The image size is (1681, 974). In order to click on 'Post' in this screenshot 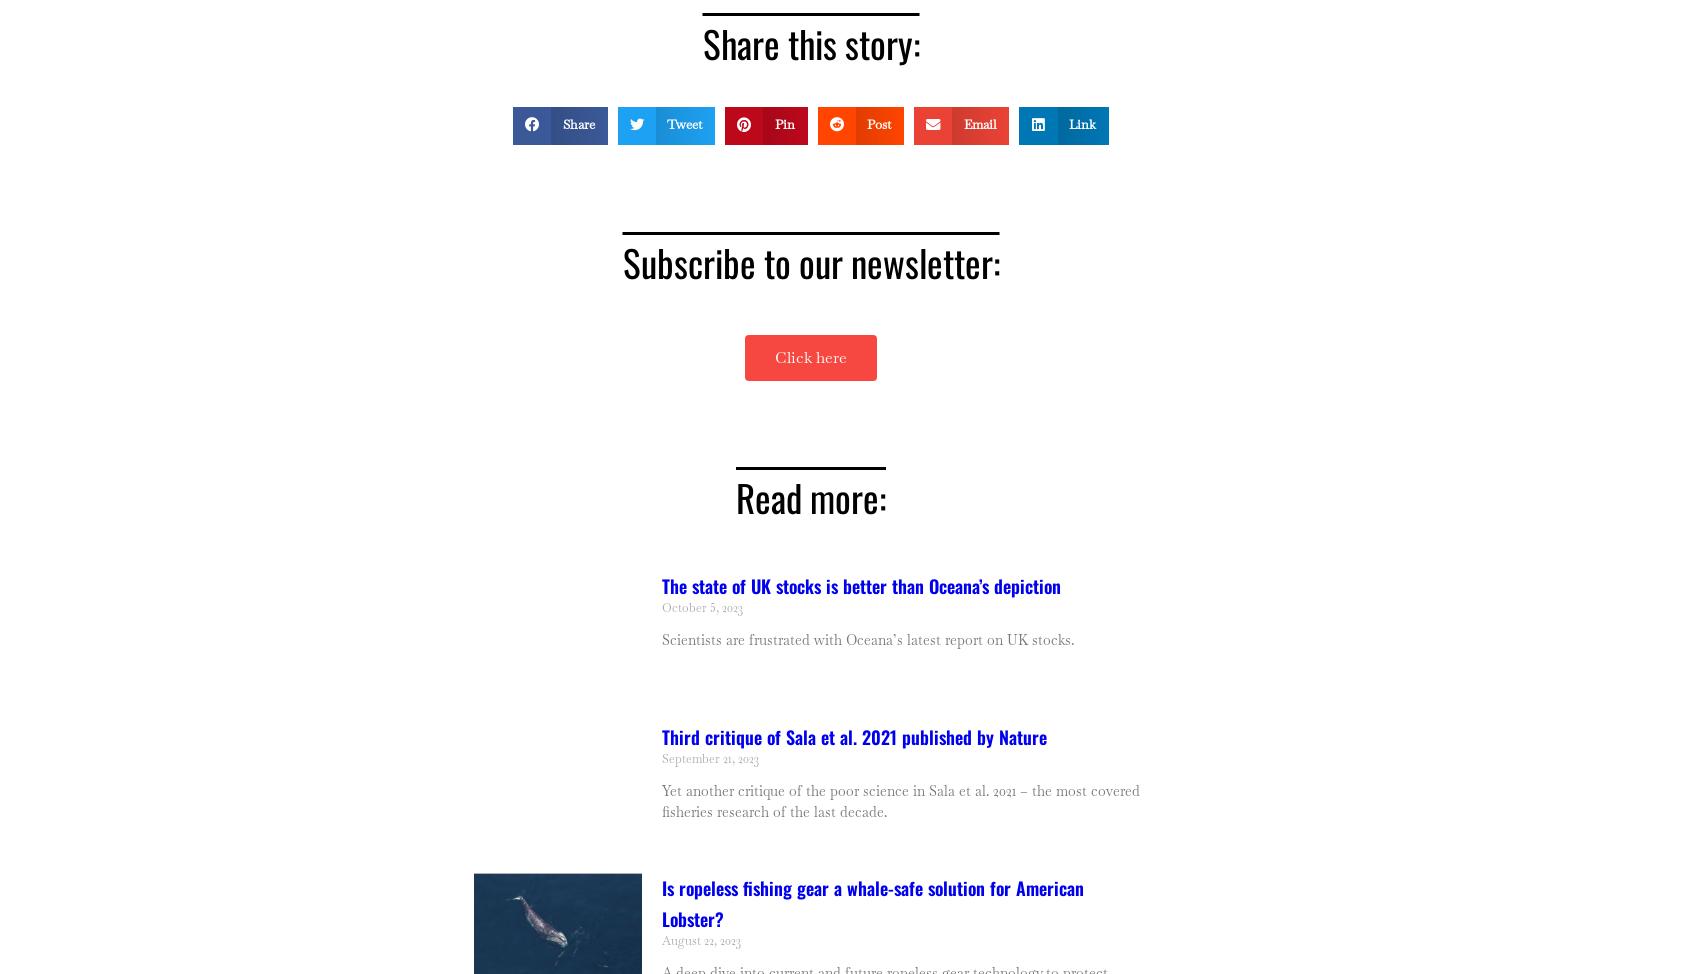, I will do `click(878, 123)`.